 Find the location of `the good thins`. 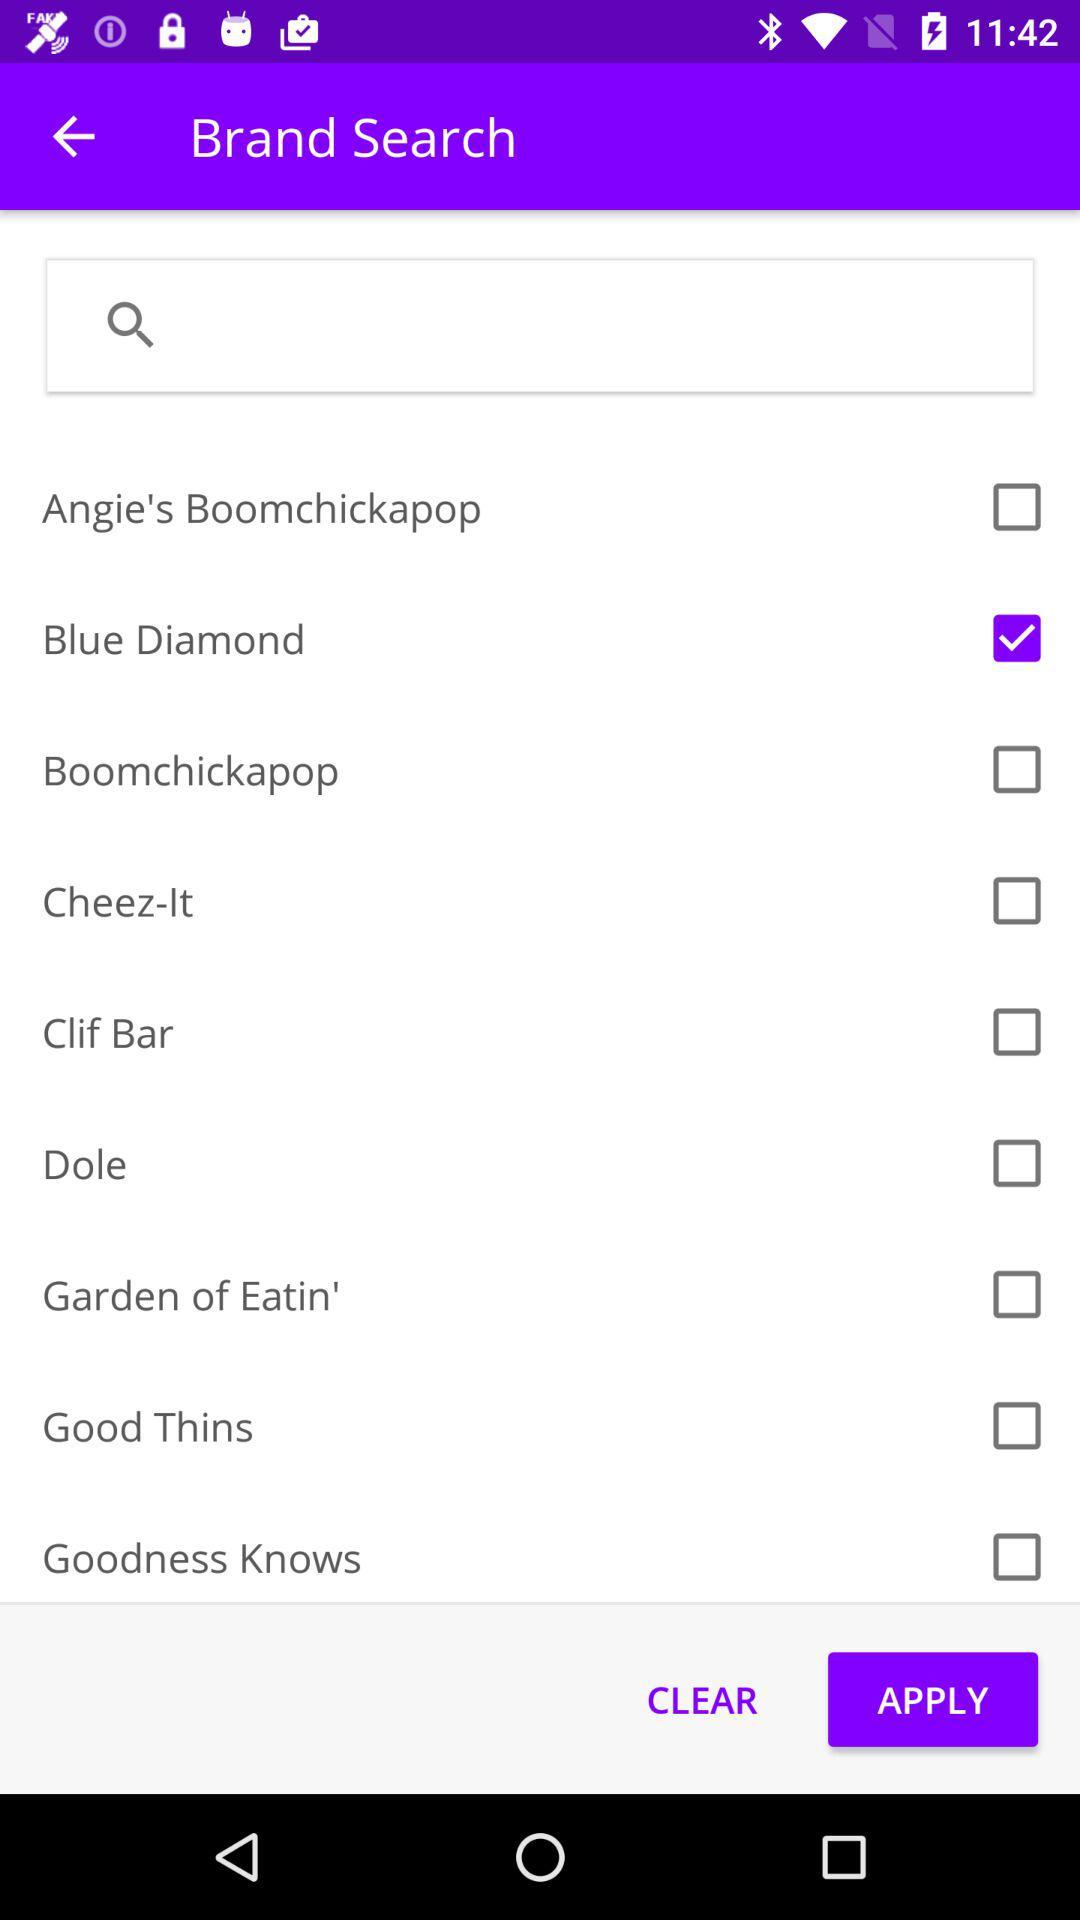

the good thins is located at coordinates (507, 1425).